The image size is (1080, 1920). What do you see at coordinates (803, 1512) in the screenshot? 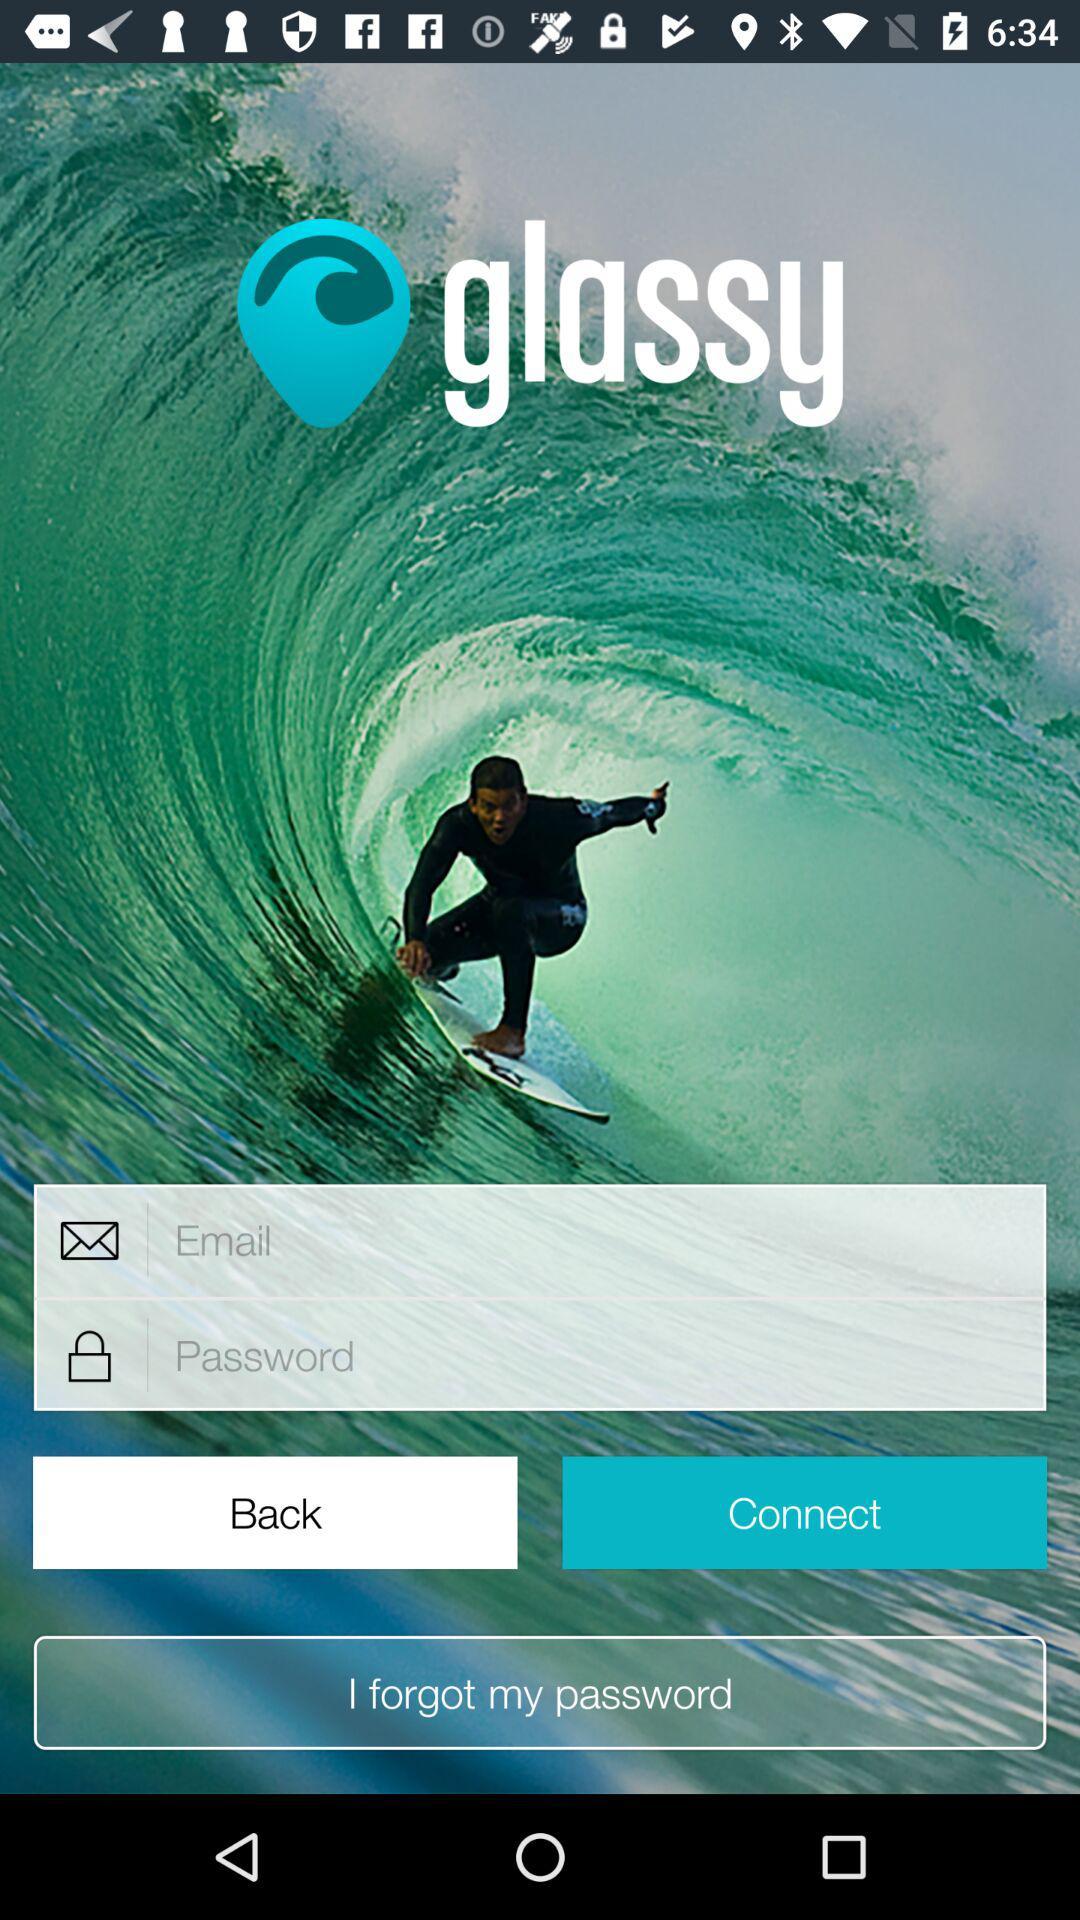
I see `item next to the back icon` at bounding box center [803, 1512].